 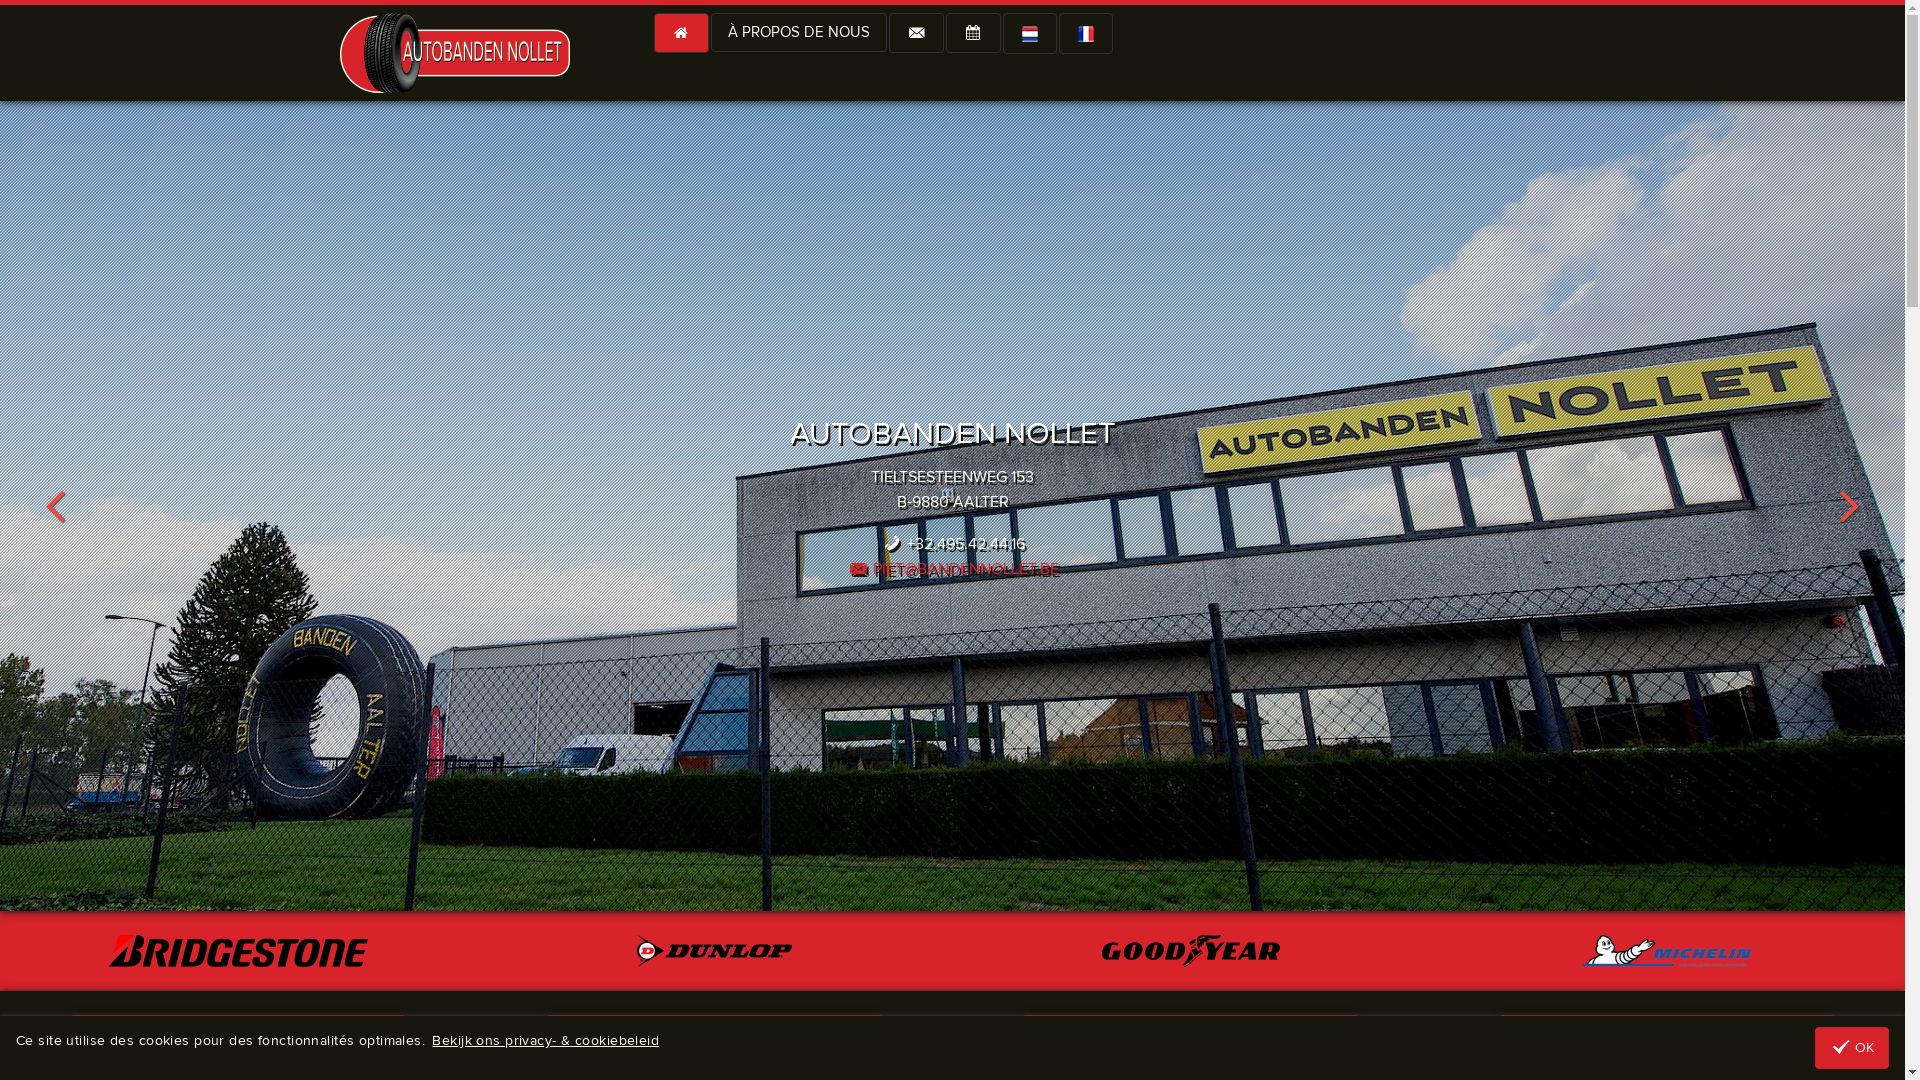 I want to click on 'Bekijk ons privacy- & cookiebeleid', so click(x=545, y=1040).